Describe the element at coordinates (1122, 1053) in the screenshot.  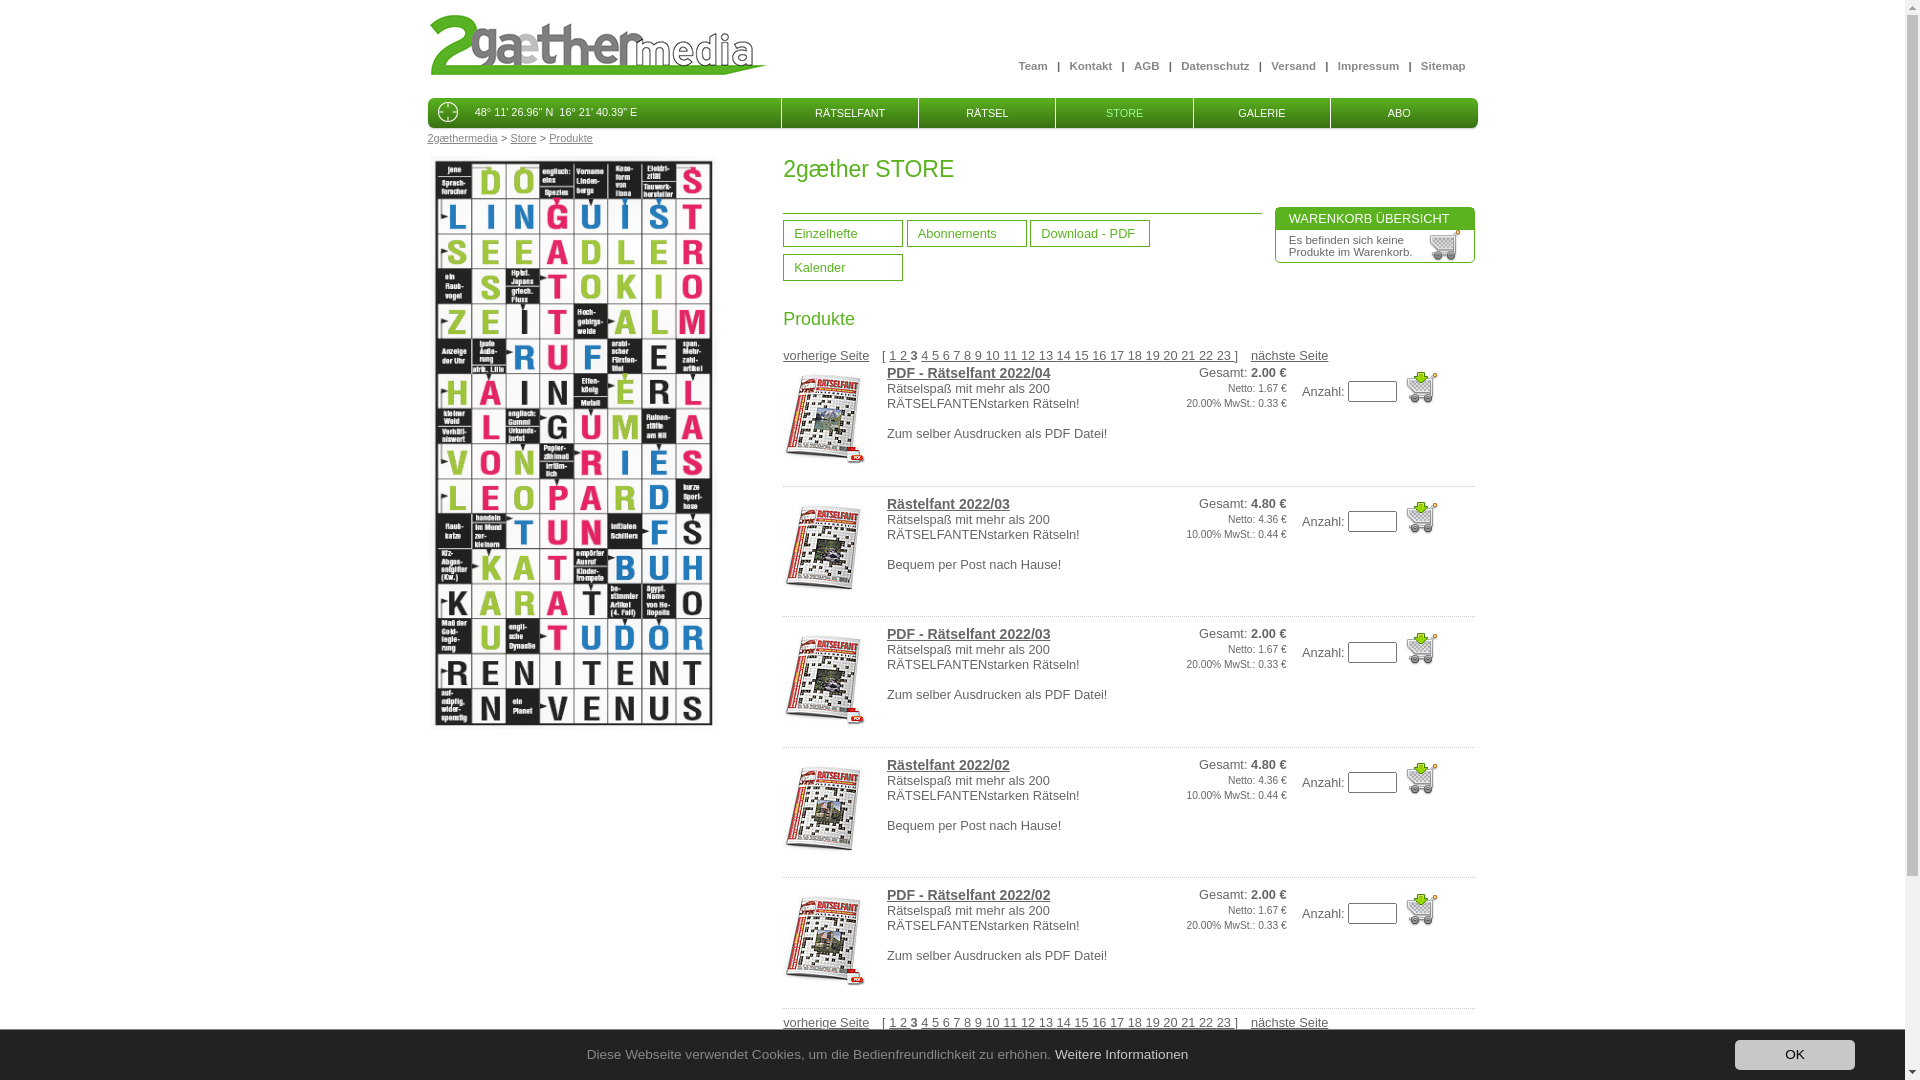
I see `'Weitere Informationen'` at that location.